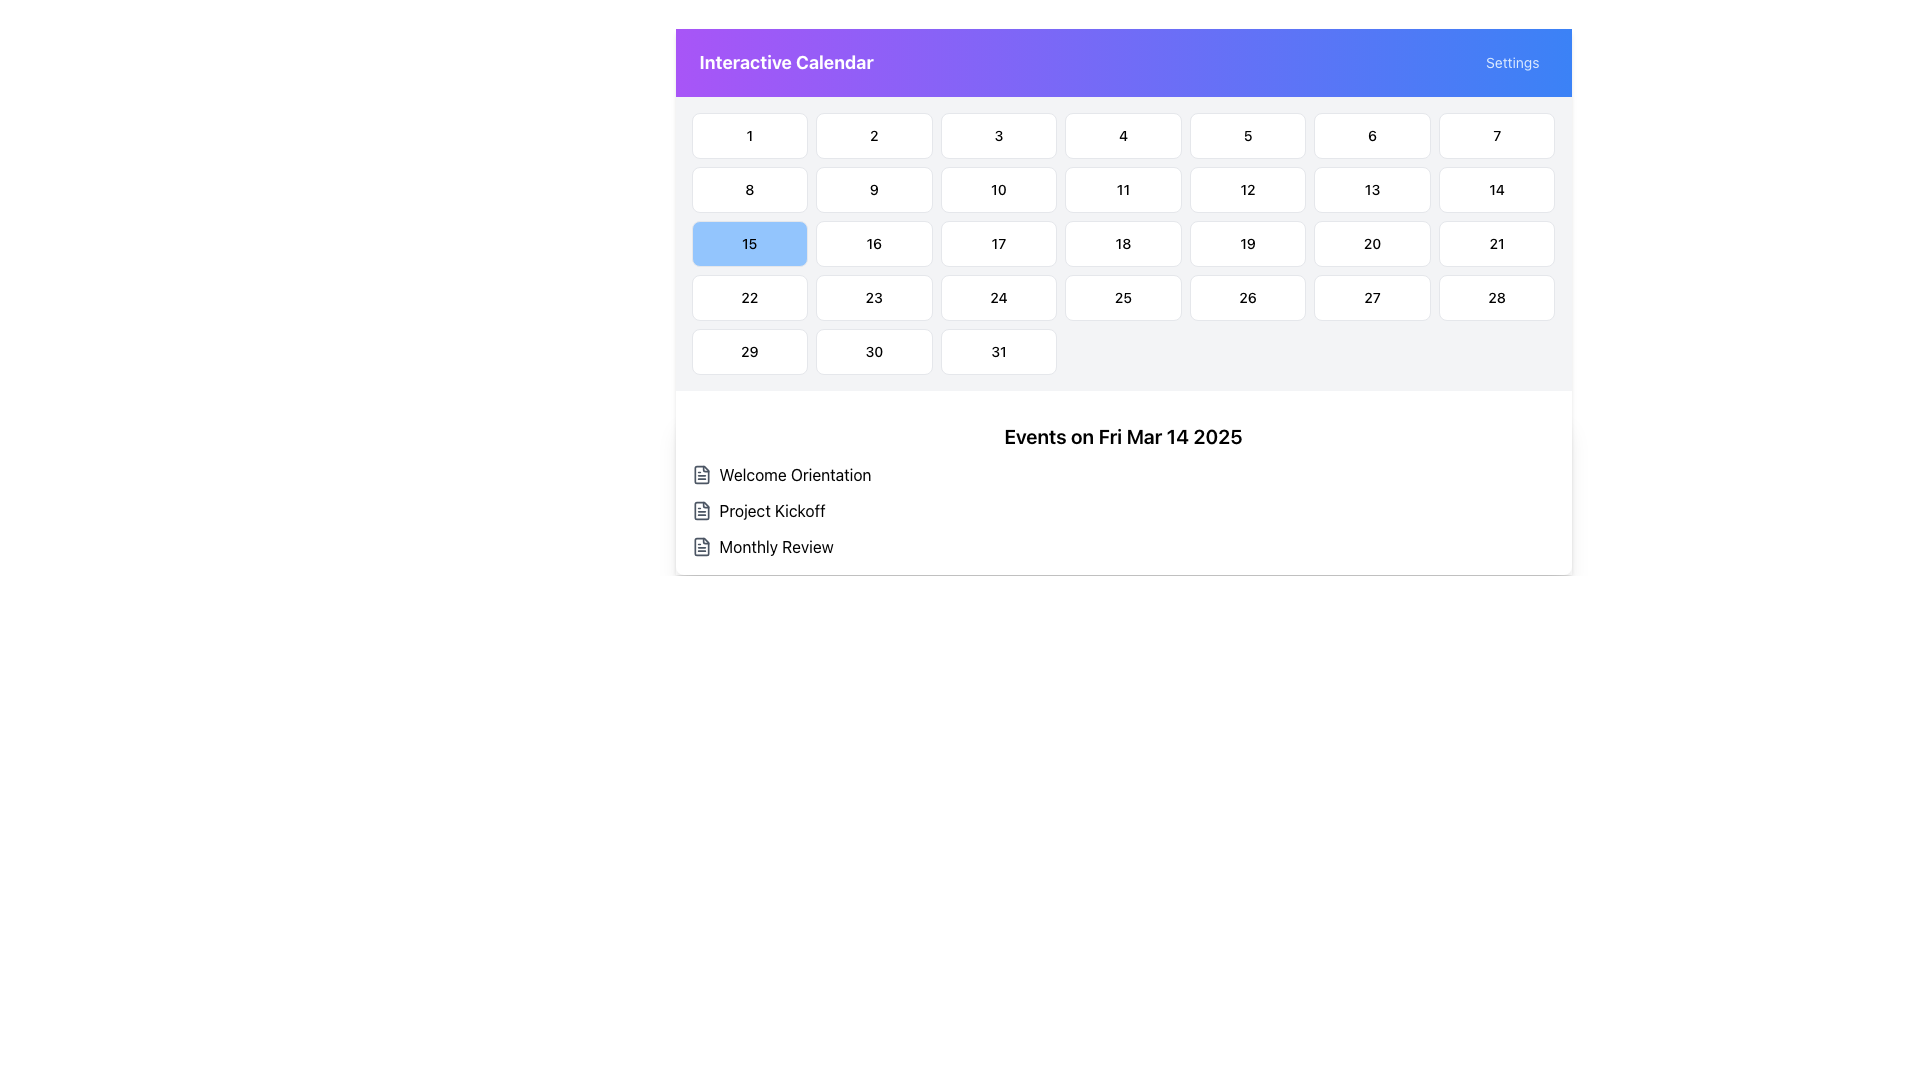 The width and height of the screenshot is (1920, 1080). What do you see at coordinates (748, 135) in the screenshot?
I see `the first day of the month in the interactive calendar located in the top-left corner of the calendar layout` at bounding box center [748, 135].